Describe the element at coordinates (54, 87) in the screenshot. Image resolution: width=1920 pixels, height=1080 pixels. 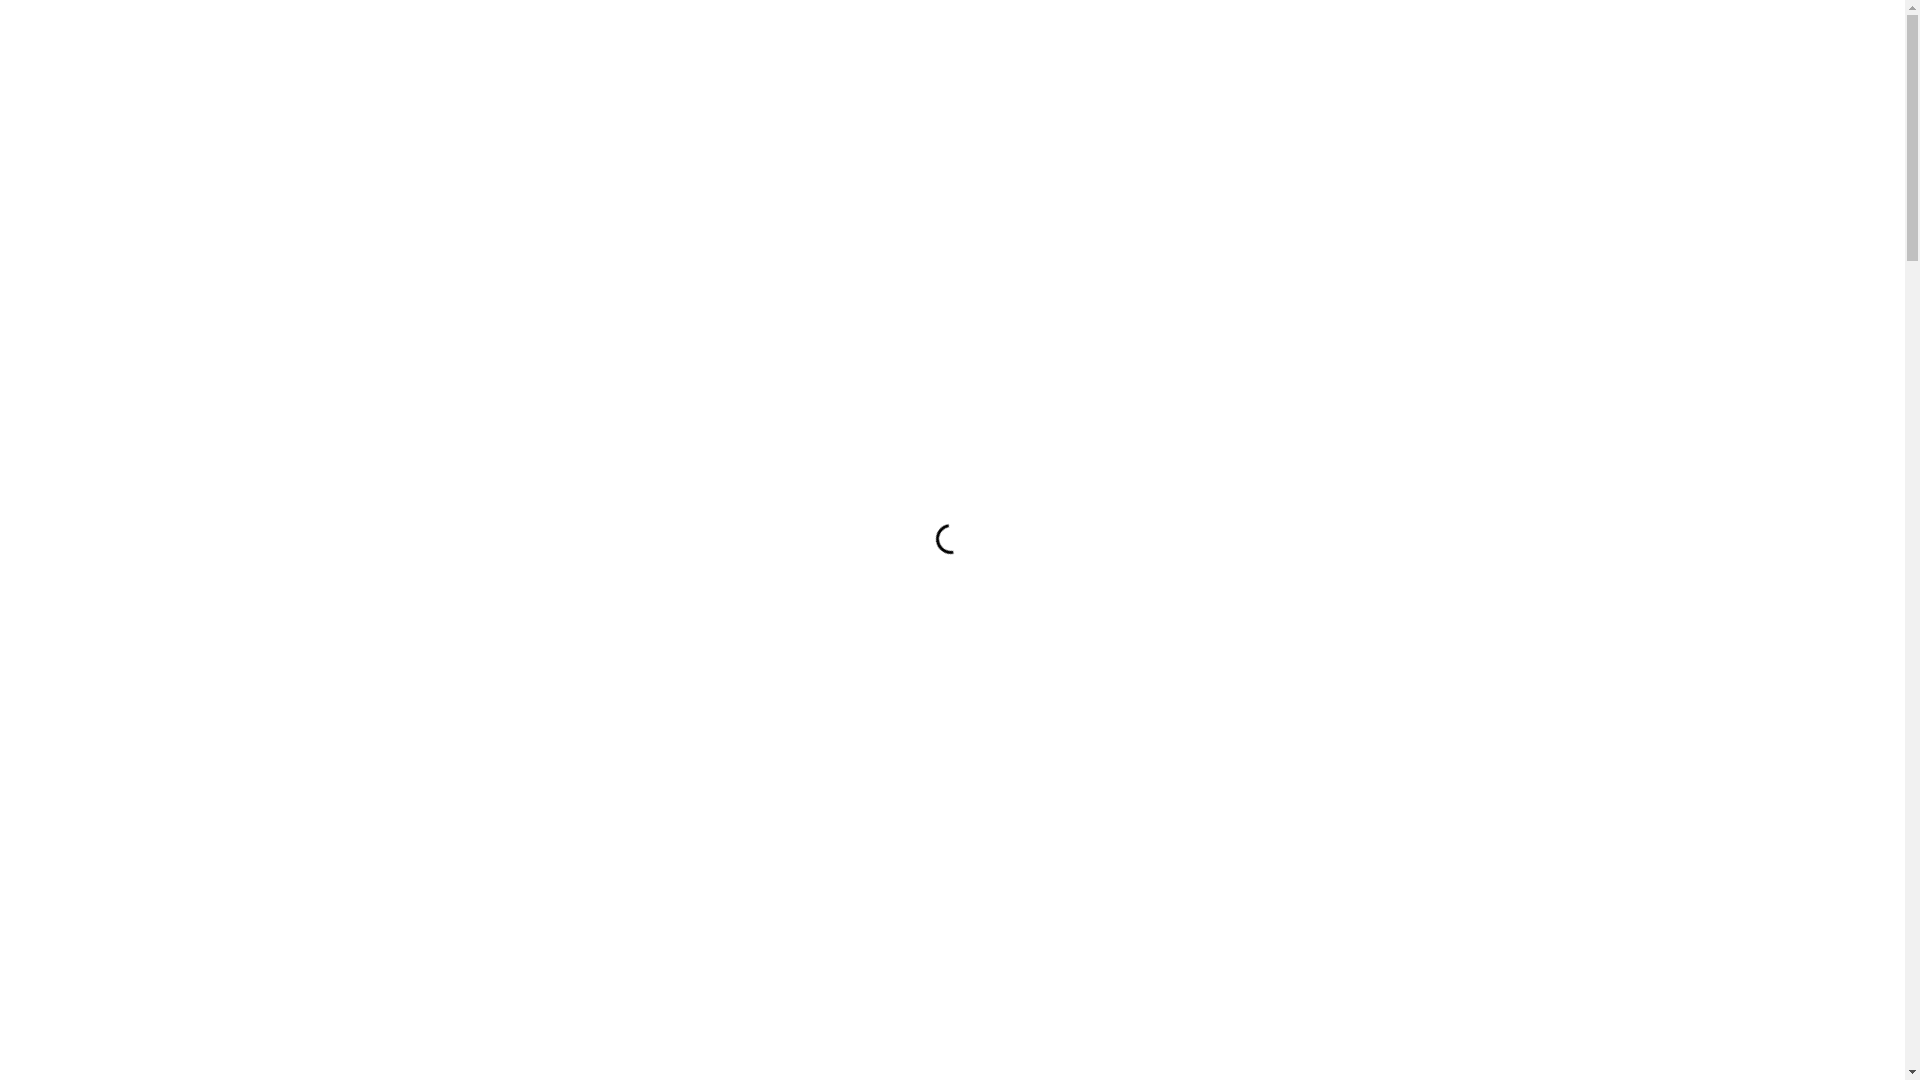
I see `'Orchester'` at that location.